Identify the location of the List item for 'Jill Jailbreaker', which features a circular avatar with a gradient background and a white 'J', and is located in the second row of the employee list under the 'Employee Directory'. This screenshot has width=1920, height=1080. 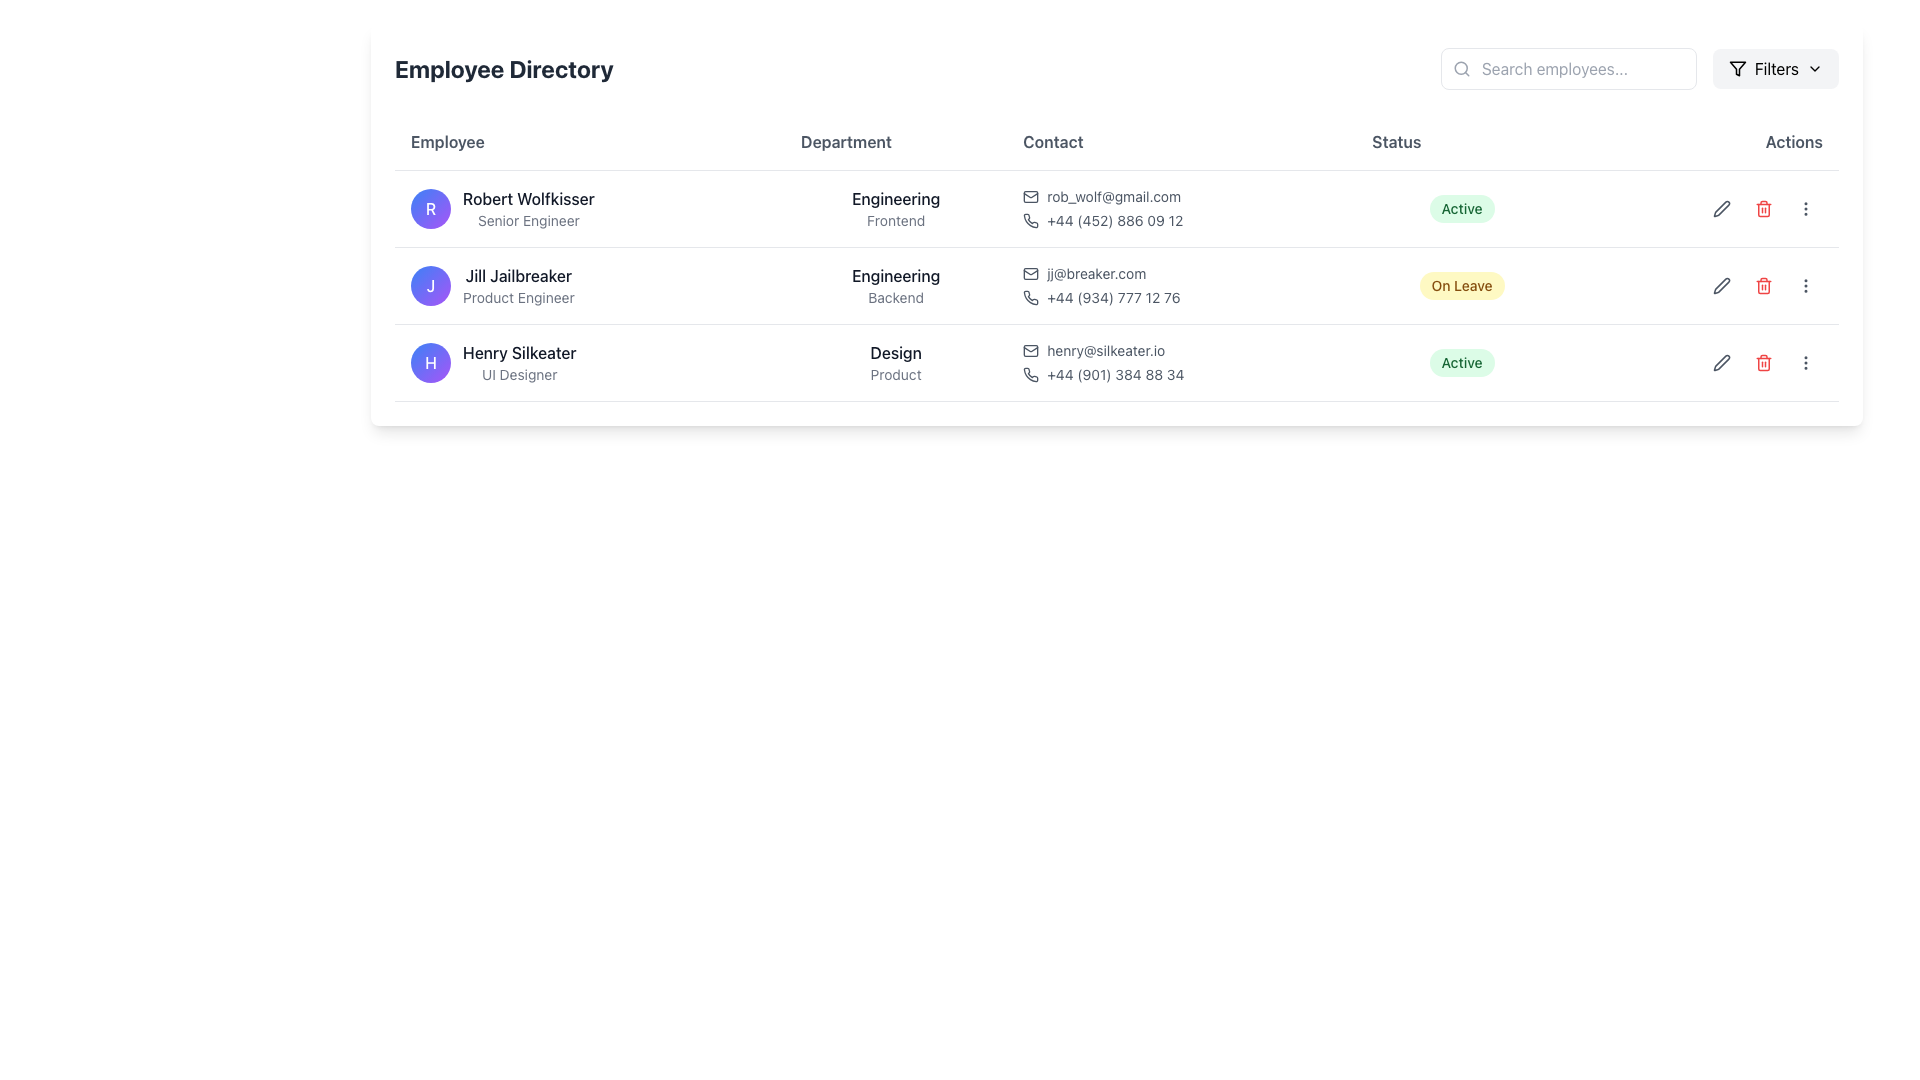
(589, 285).